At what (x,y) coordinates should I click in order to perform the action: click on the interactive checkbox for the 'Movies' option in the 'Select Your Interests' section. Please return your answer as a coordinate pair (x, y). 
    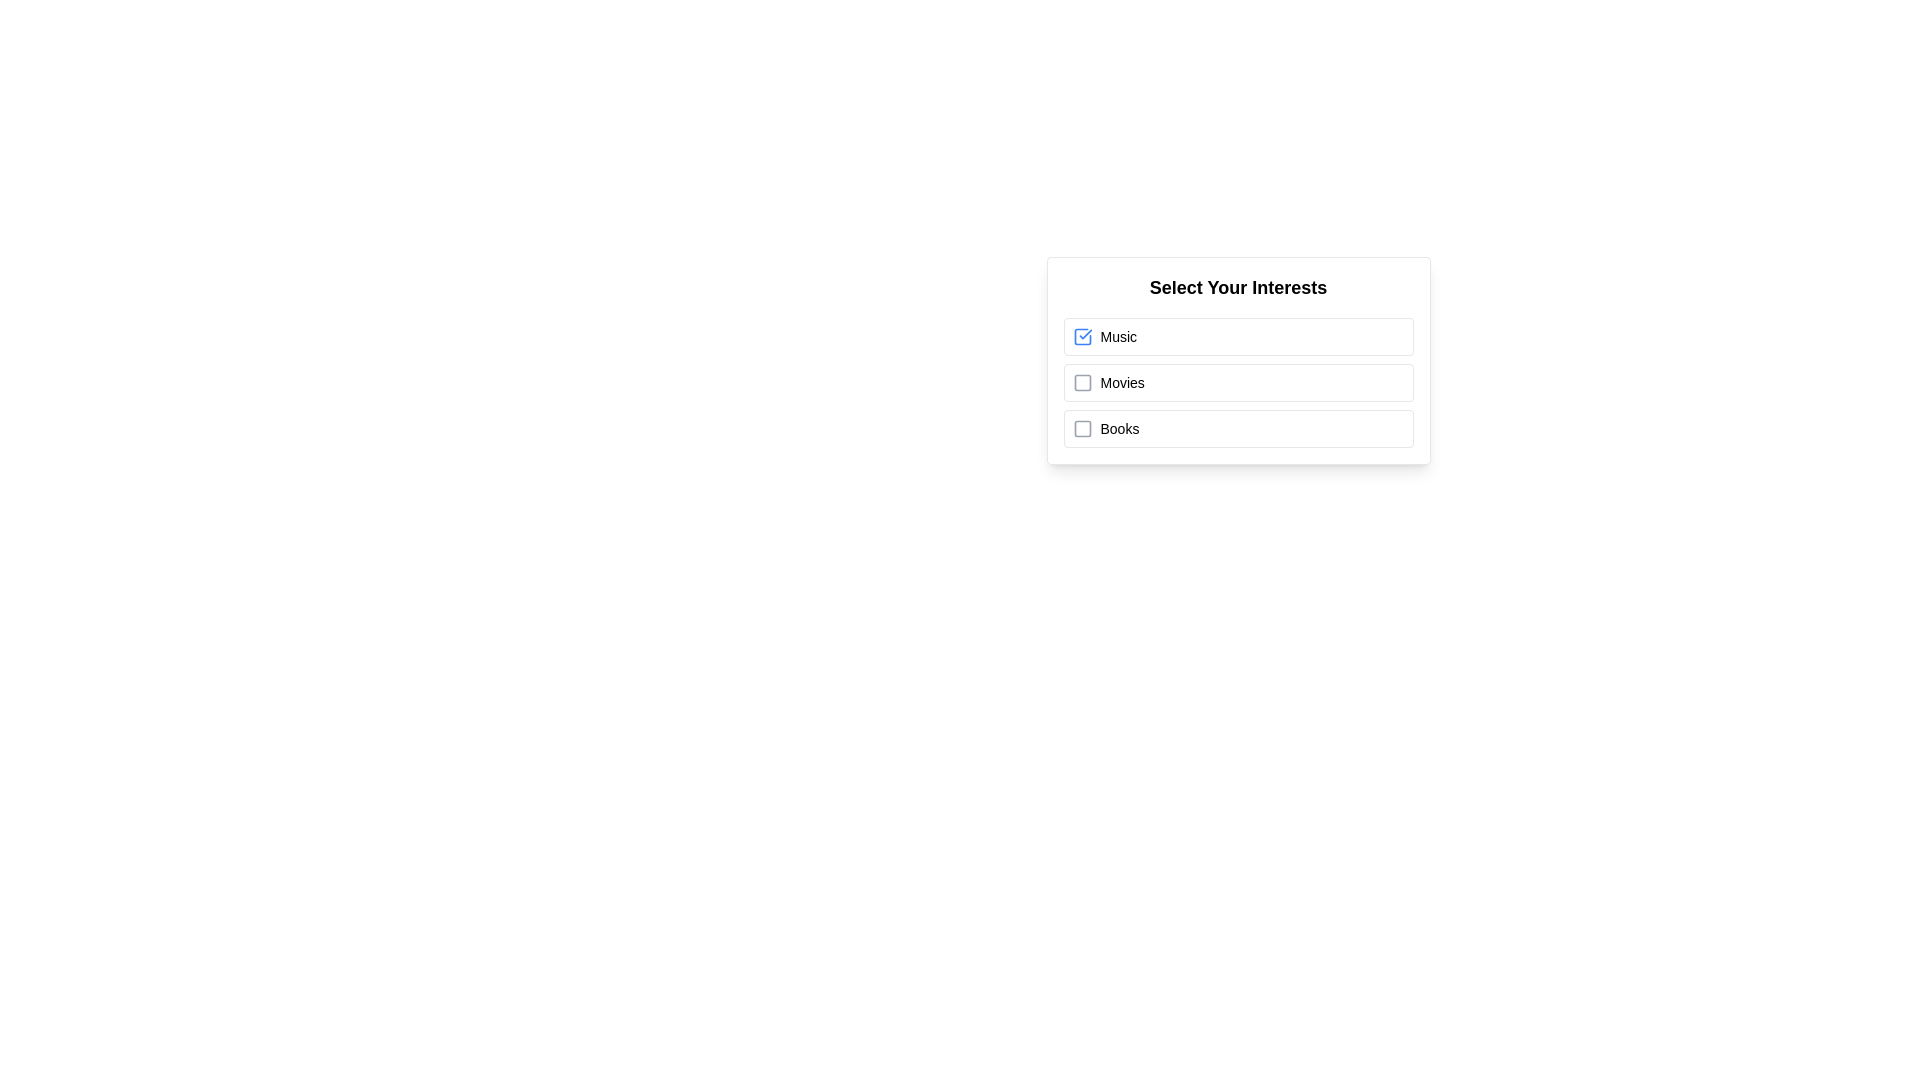
    Looking at the image, I should click on (1081, 382).